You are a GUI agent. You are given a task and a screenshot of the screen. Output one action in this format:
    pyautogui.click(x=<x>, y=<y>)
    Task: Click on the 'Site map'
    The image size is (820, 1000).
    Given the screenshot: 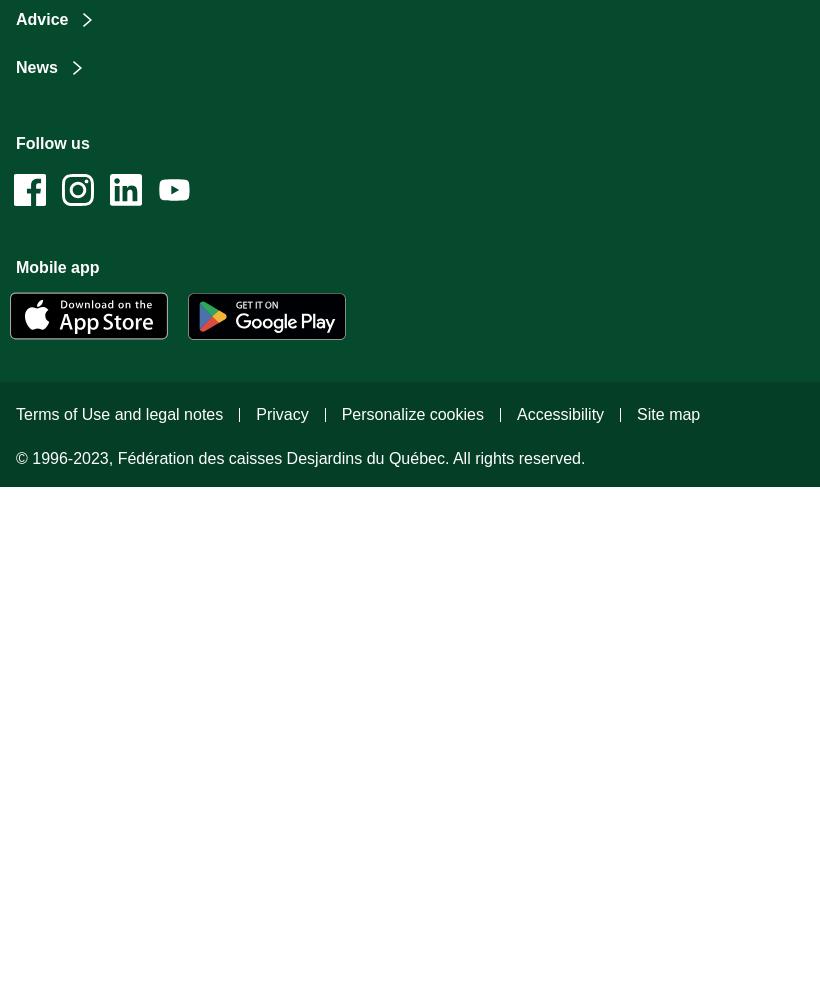 What is the action you would take?
    pyautogui.click(x=668, y=413)
    